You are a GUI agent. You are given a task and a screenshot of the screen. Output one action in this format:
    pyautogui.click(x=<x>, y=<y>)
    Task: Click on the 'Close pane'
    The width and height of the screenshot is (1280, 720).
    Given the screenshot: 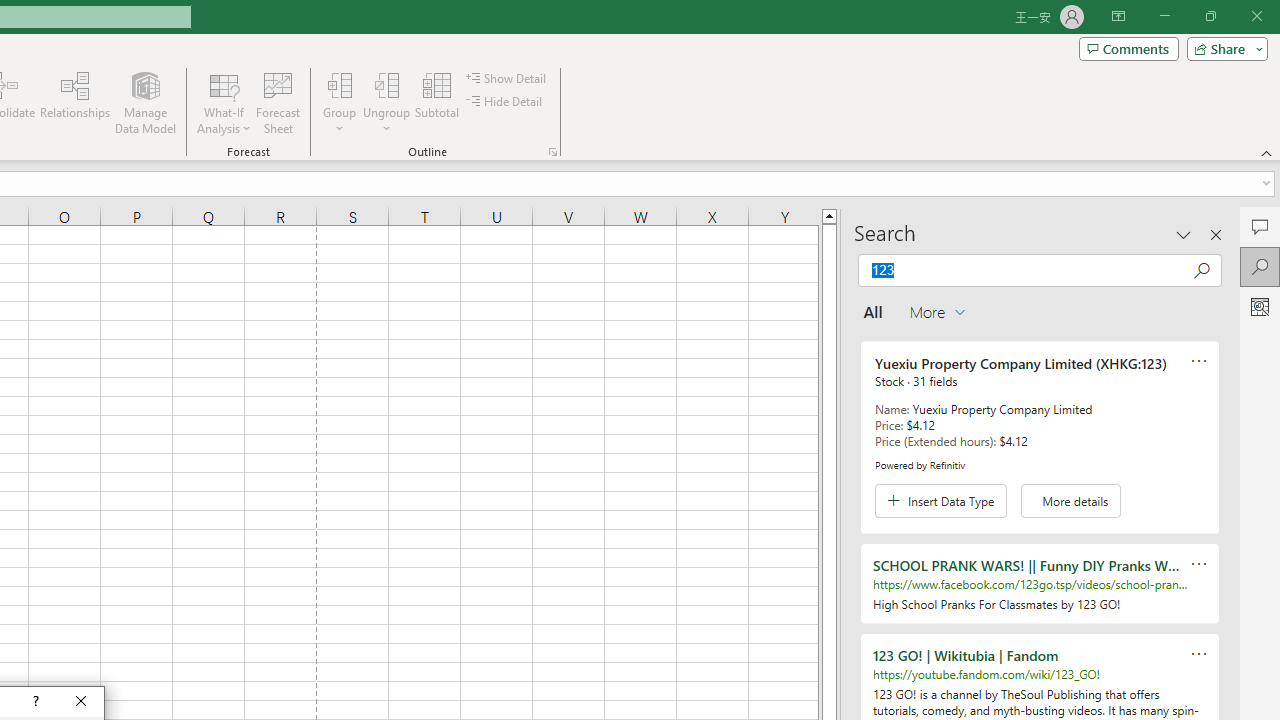 What is the action you would take?
    pyautogui.click(x=1215, y=234)
    